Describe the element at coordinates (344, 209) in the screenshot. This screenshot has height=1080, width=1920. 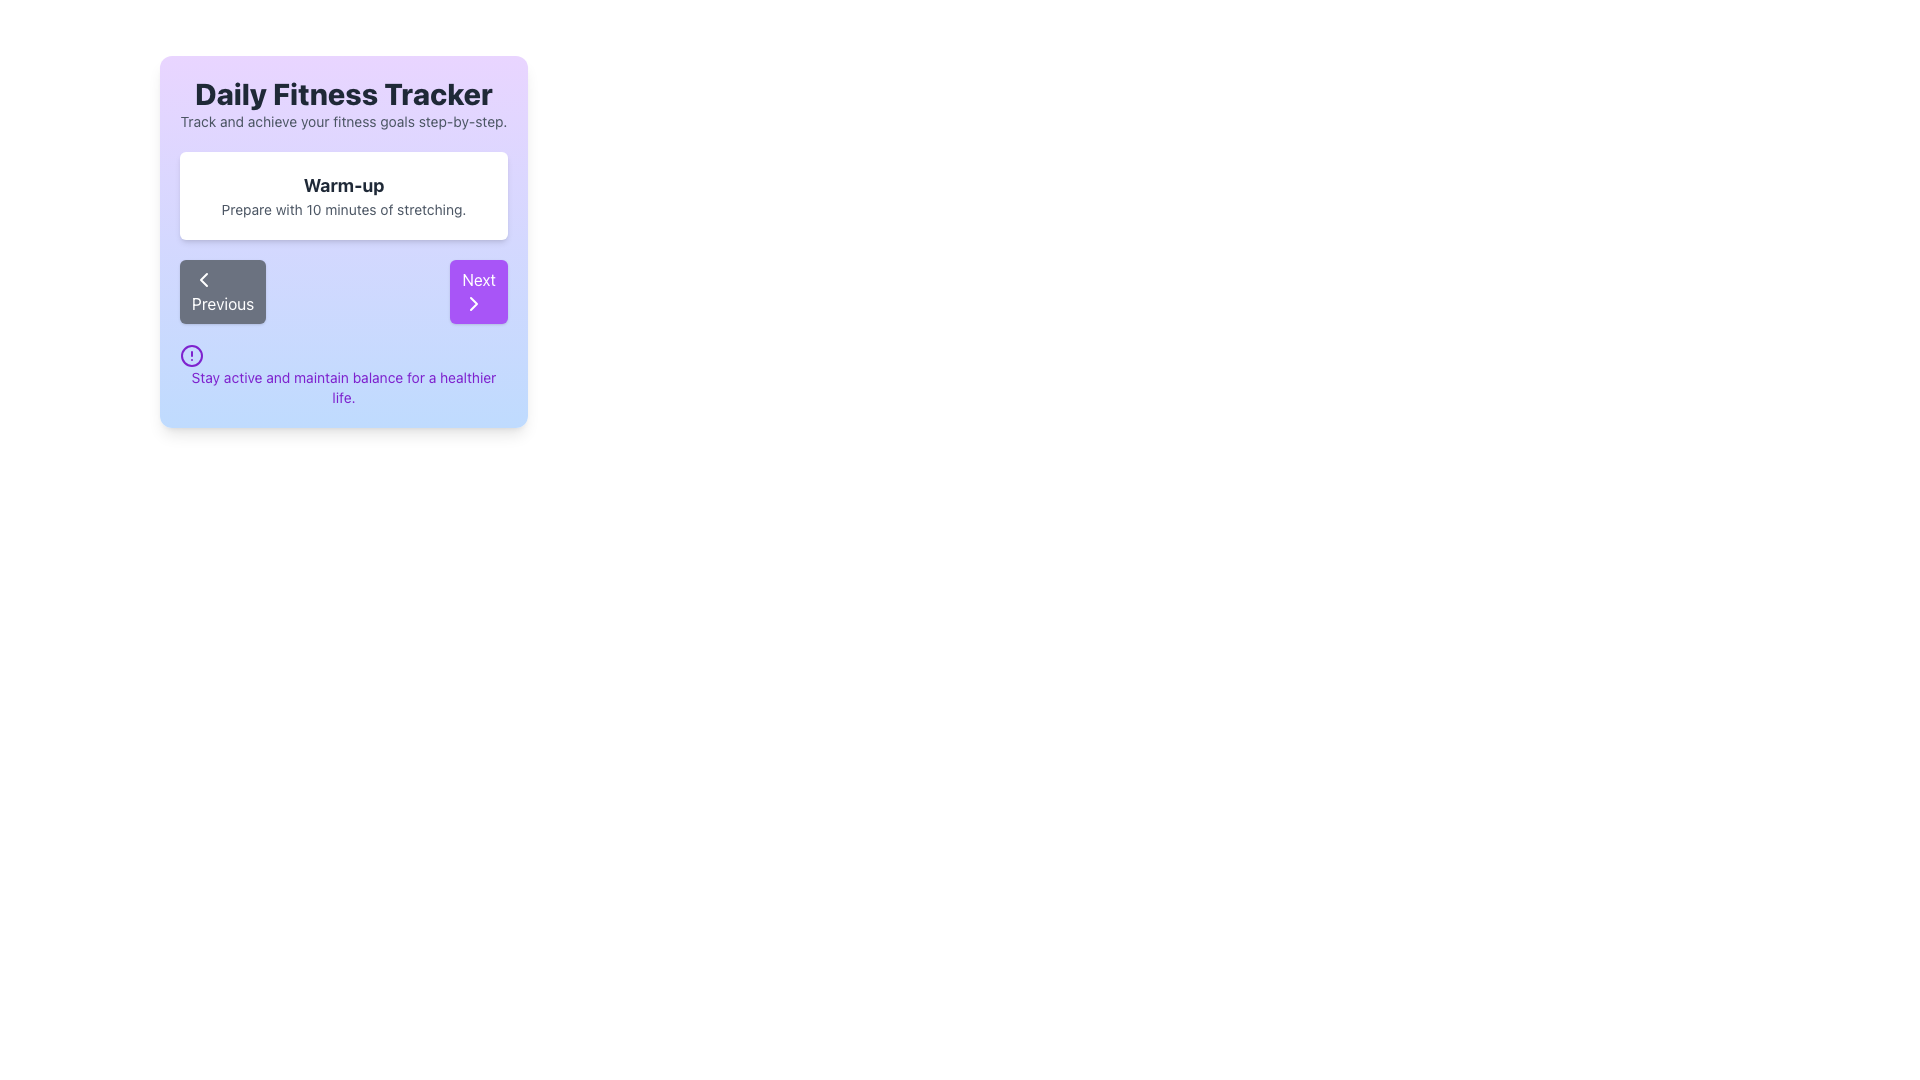
I see `the text element that reads 'Prepare with 10 minutes of stretching,' which is located below the bold title 'Warm-up' in a card-style block` at that location.